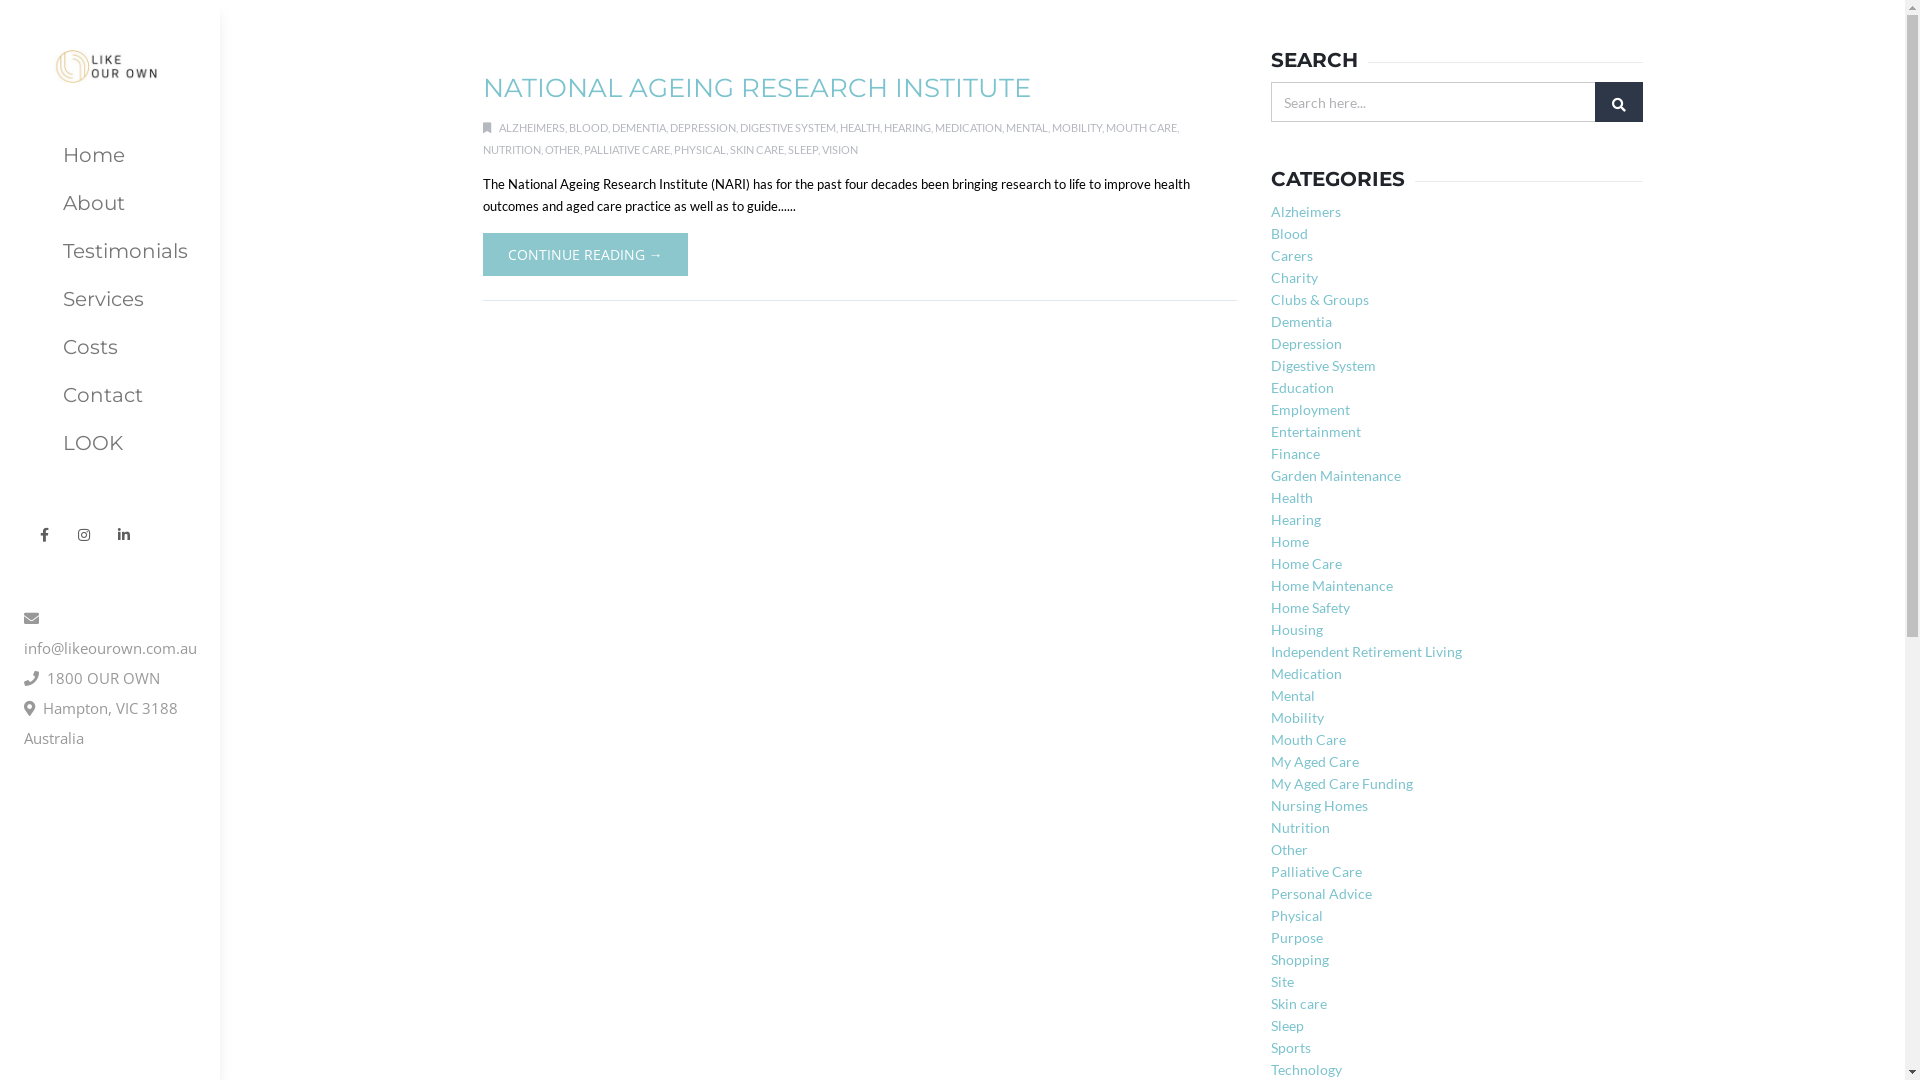 This screenshot has height=1080, width=1920. What do you see at coordinates (802, 147) in the screenshot?
I see `'SLEEP'` at bounding box center [802, 147].